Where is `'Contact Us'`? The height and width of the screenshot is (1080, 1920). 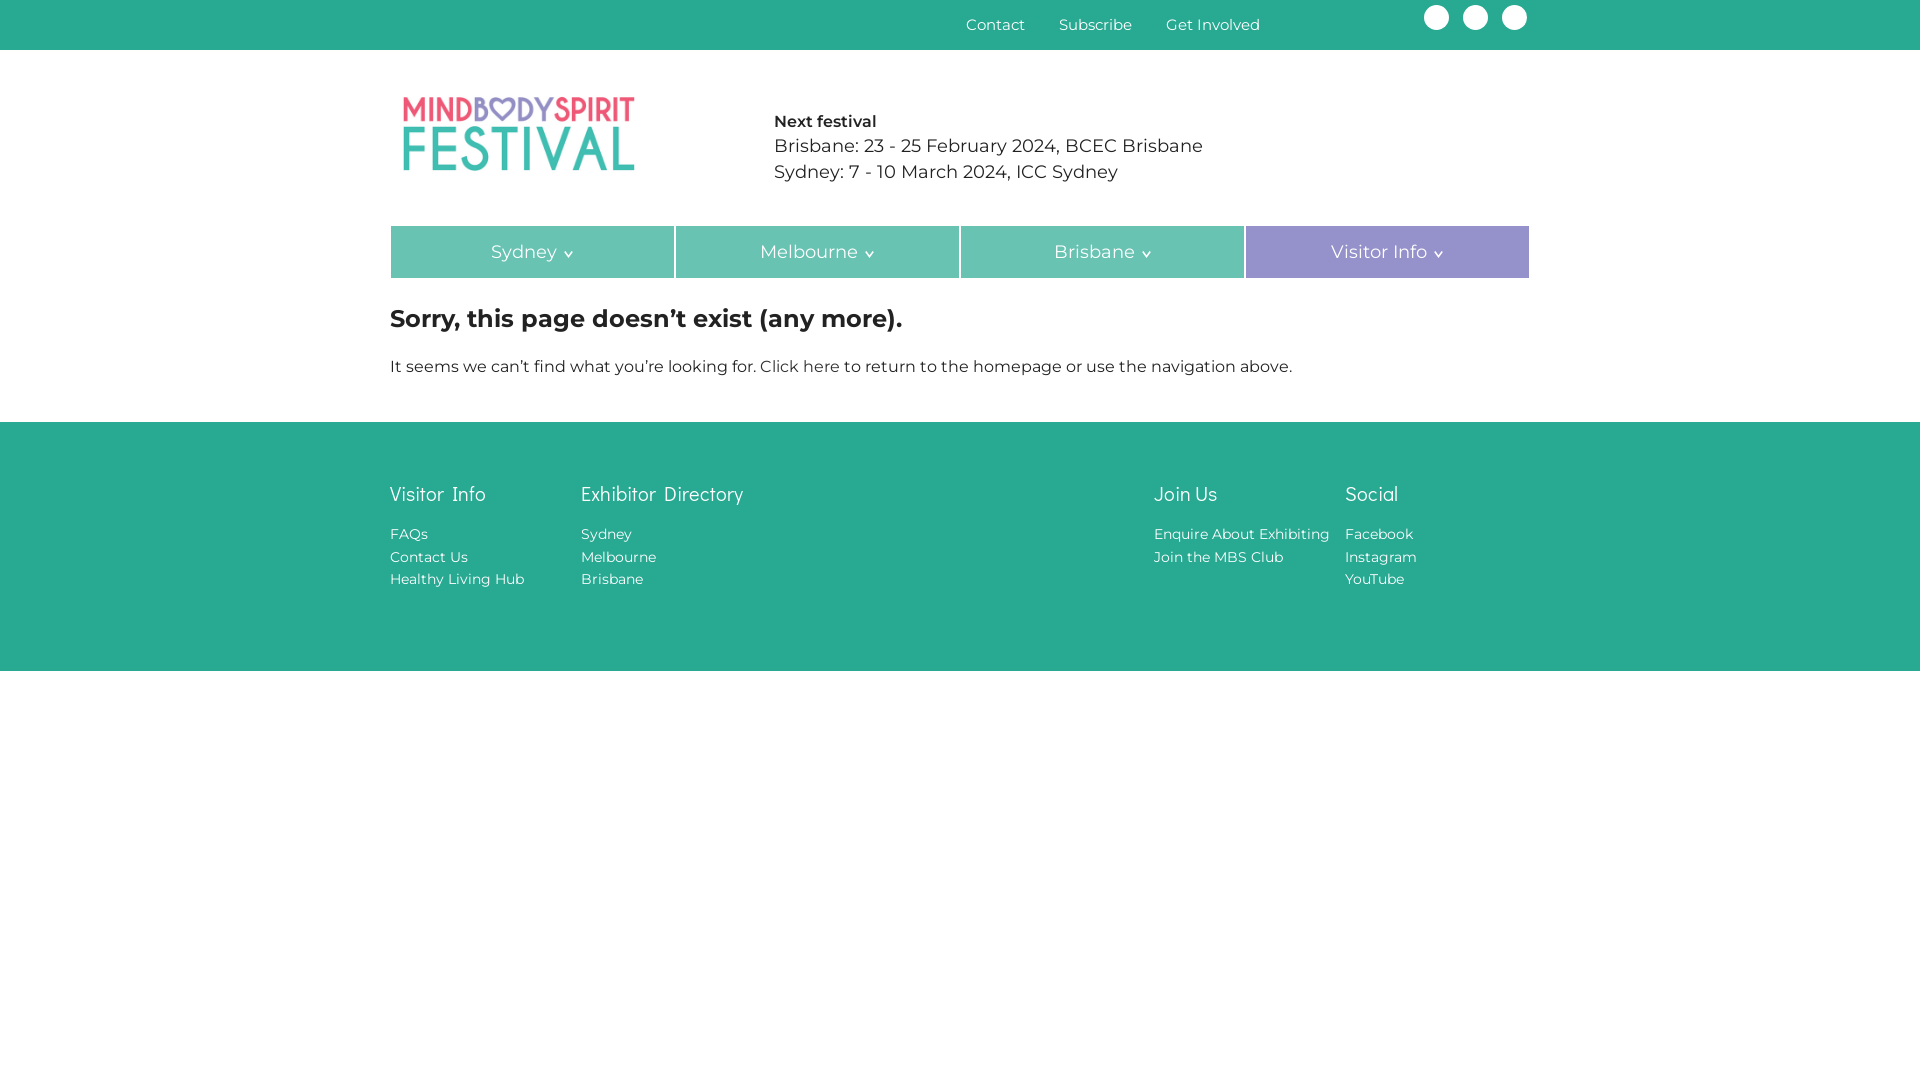 'Contact Us' is located at coordinates (427, 556).